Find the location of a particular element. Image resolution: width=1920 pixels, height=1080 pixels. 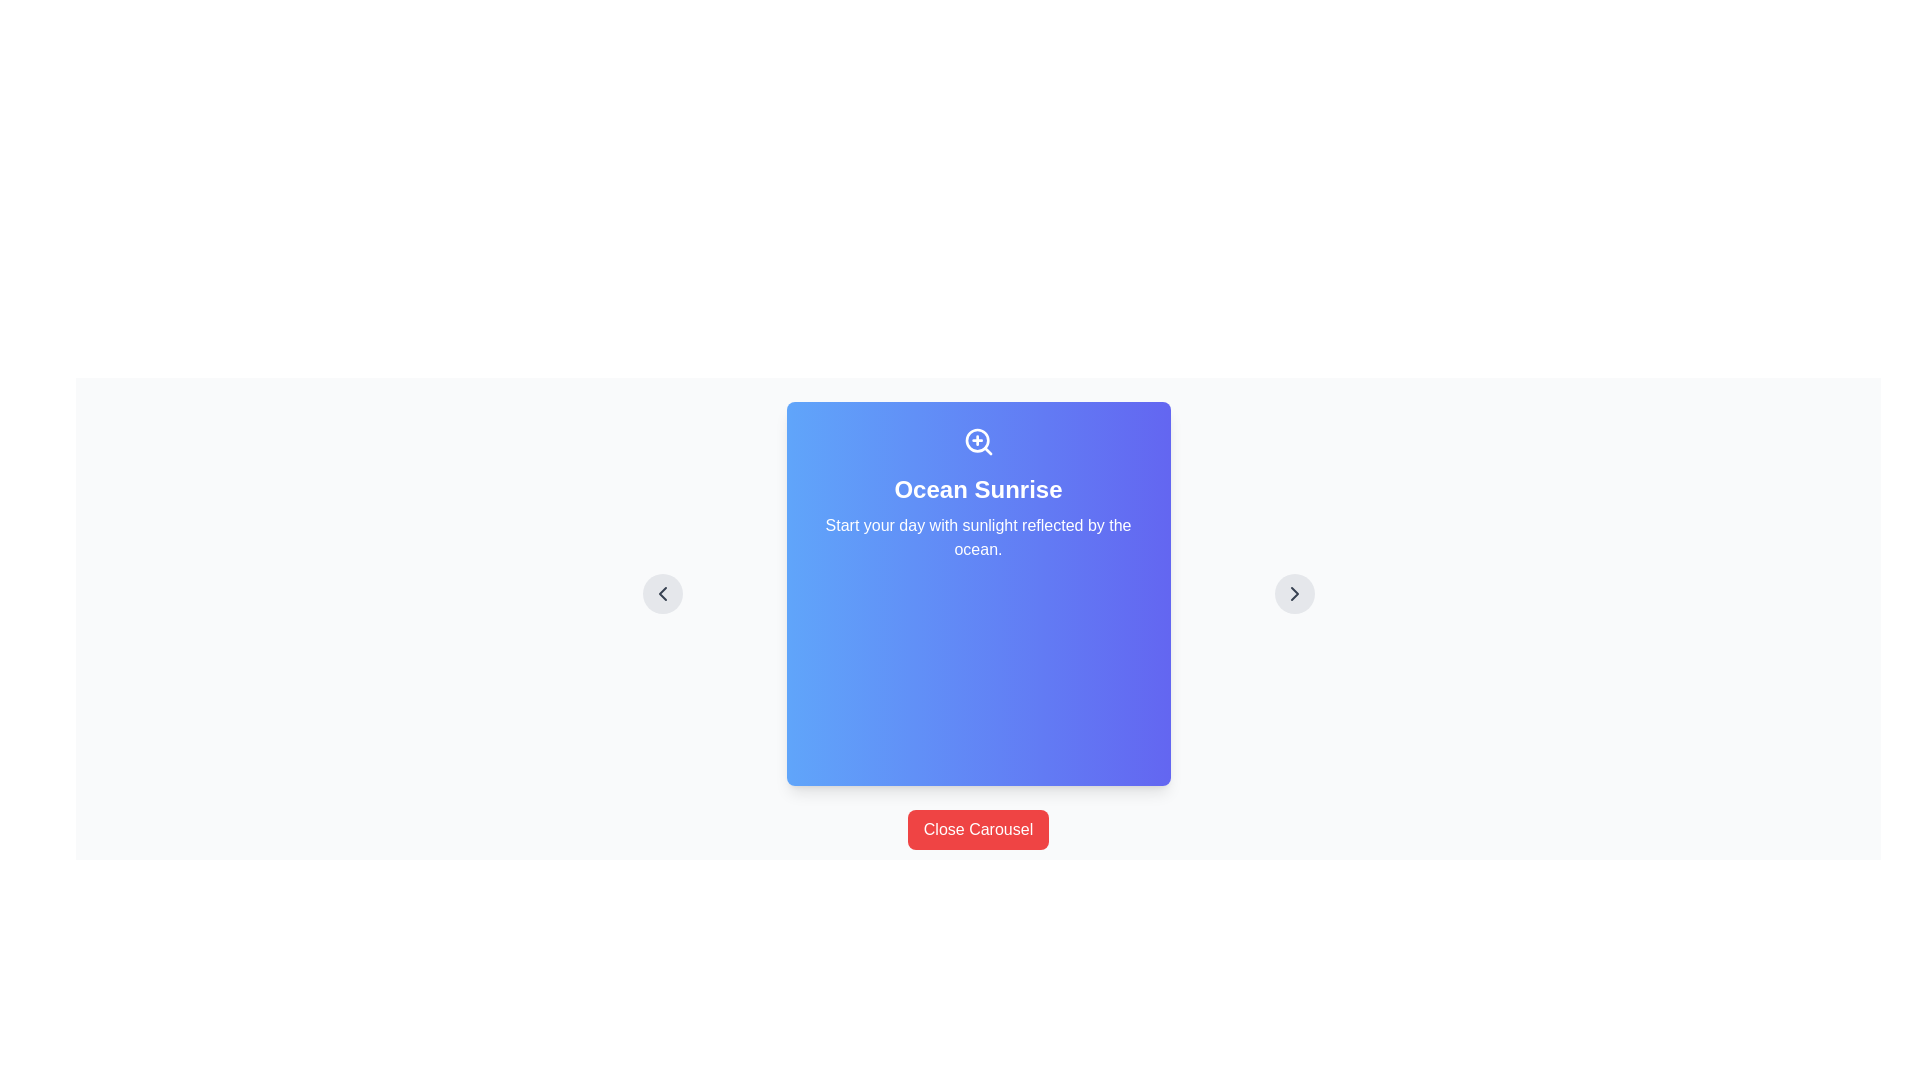

the left-pointing chevron icon button, which serves as a previous navigation button for scrolling back in a carousel, using keyboard shortcuts is located at coordinates (662, 593).